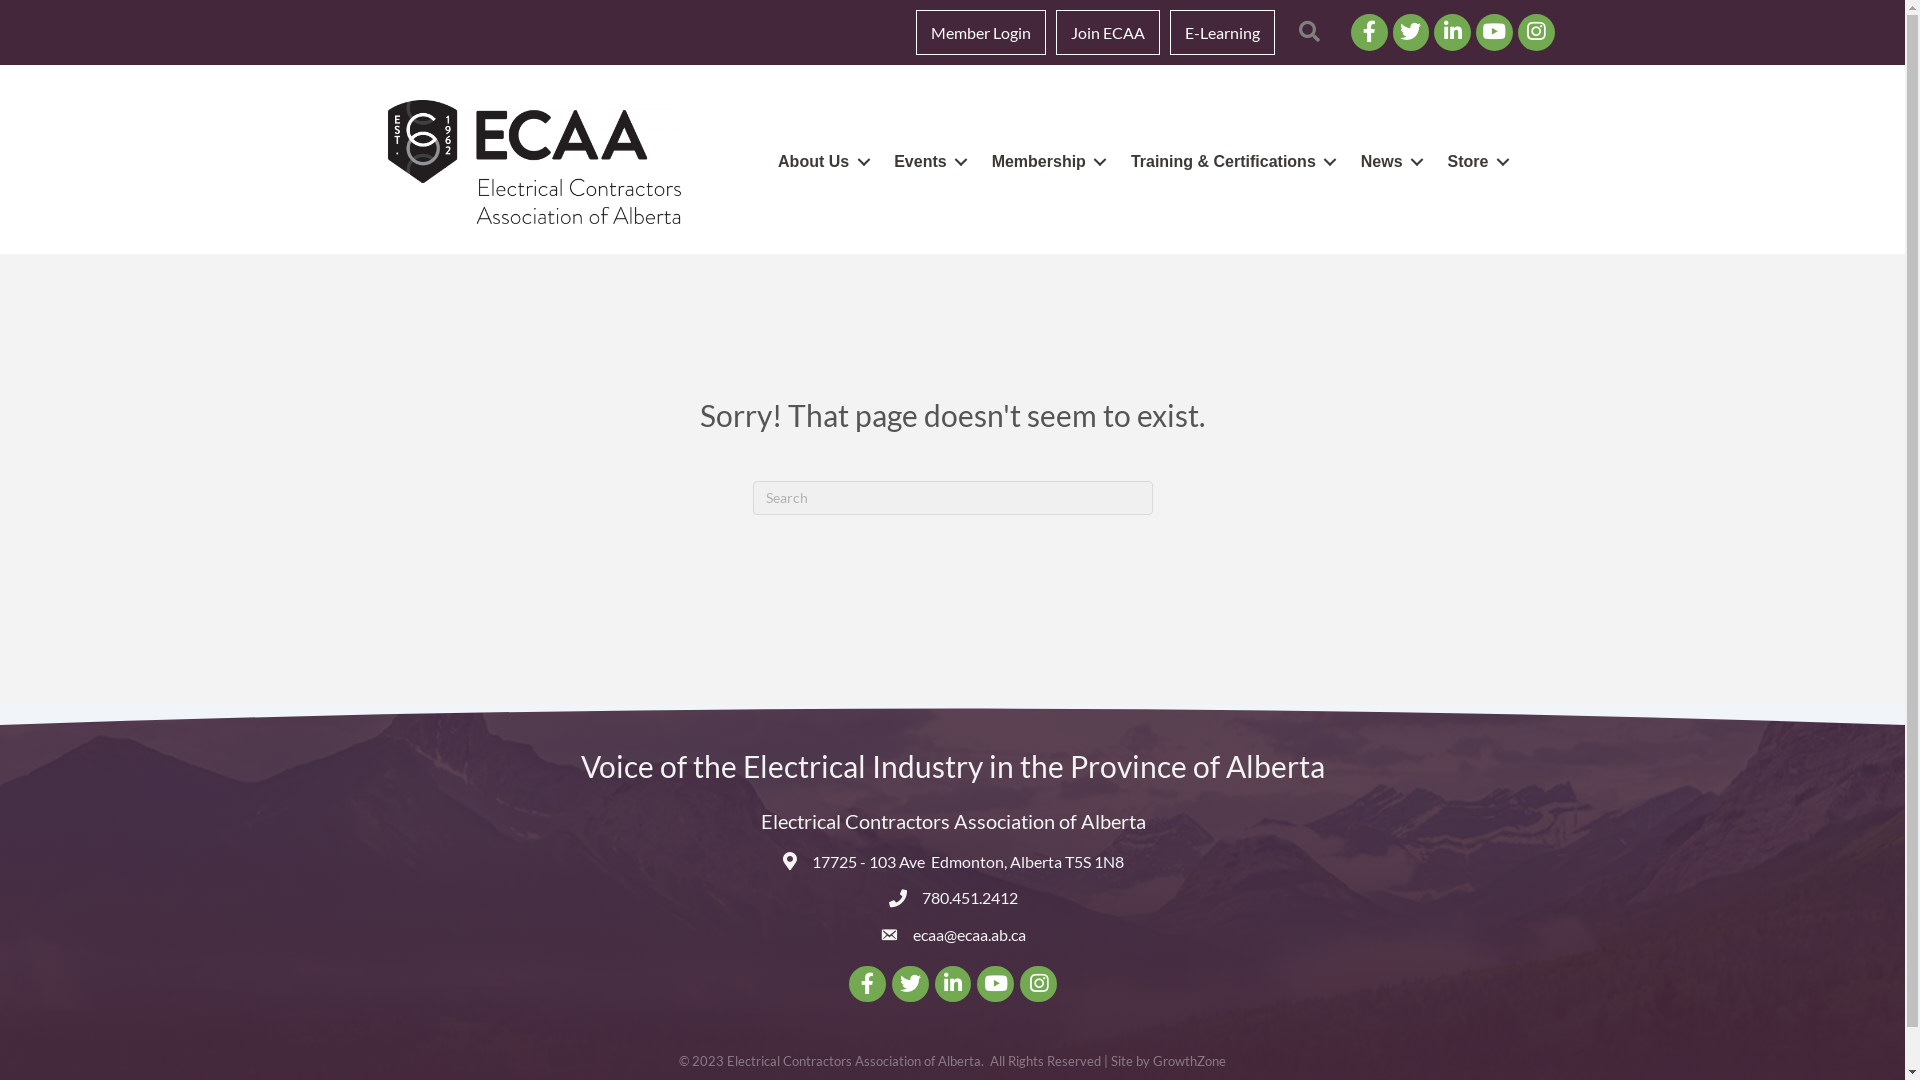  I want to click on 'E-Learning', so click(1221, 32).